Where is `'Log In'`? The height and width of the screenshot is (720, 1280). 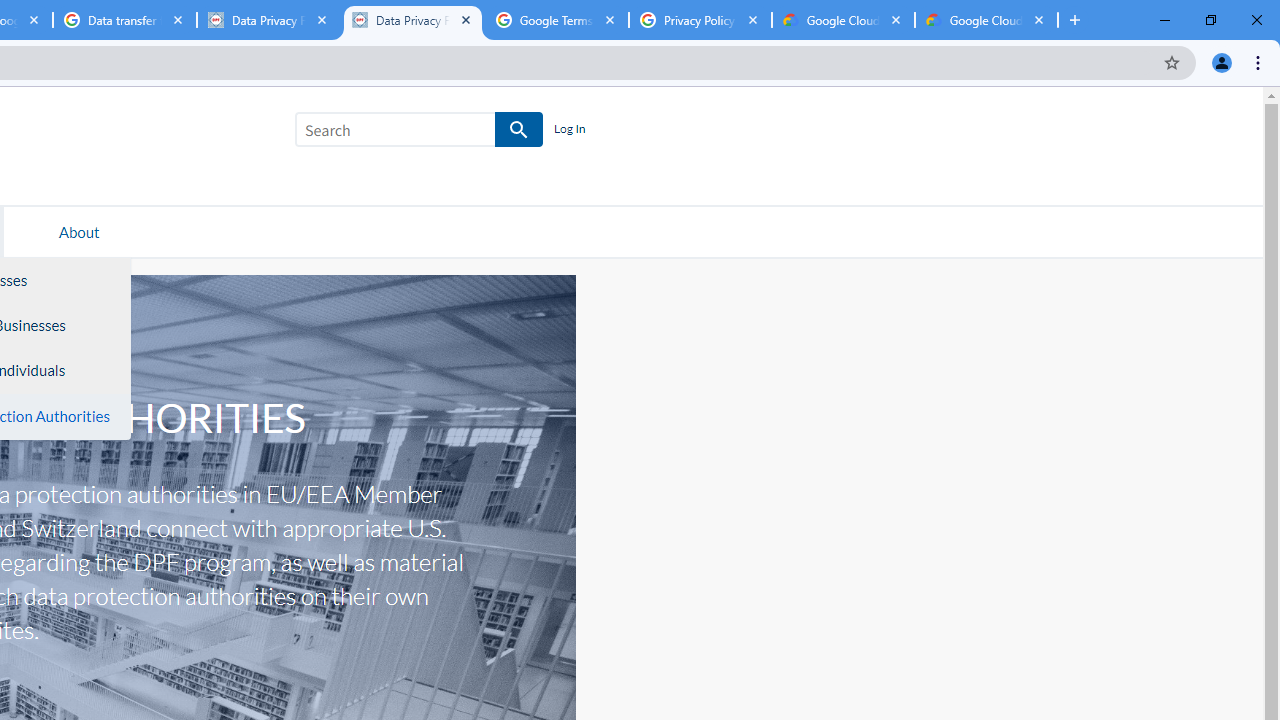 'Log In' is located at coordinates (568, 129).